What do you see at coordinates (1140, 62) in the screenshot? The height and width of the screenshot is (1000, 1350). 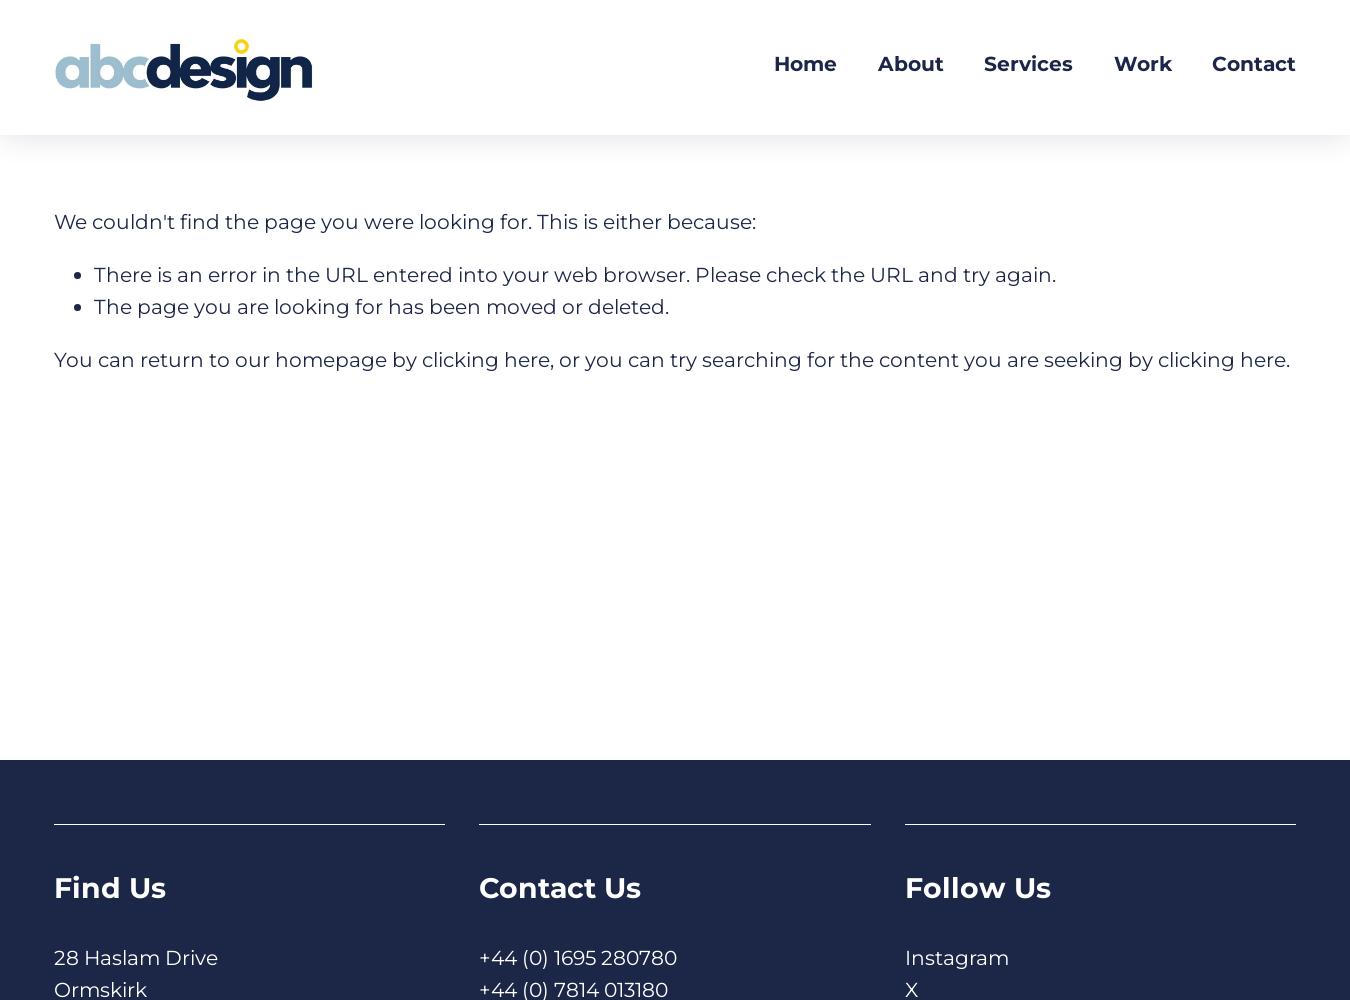 I see `'Work'` at bounding box center [1140, 62].